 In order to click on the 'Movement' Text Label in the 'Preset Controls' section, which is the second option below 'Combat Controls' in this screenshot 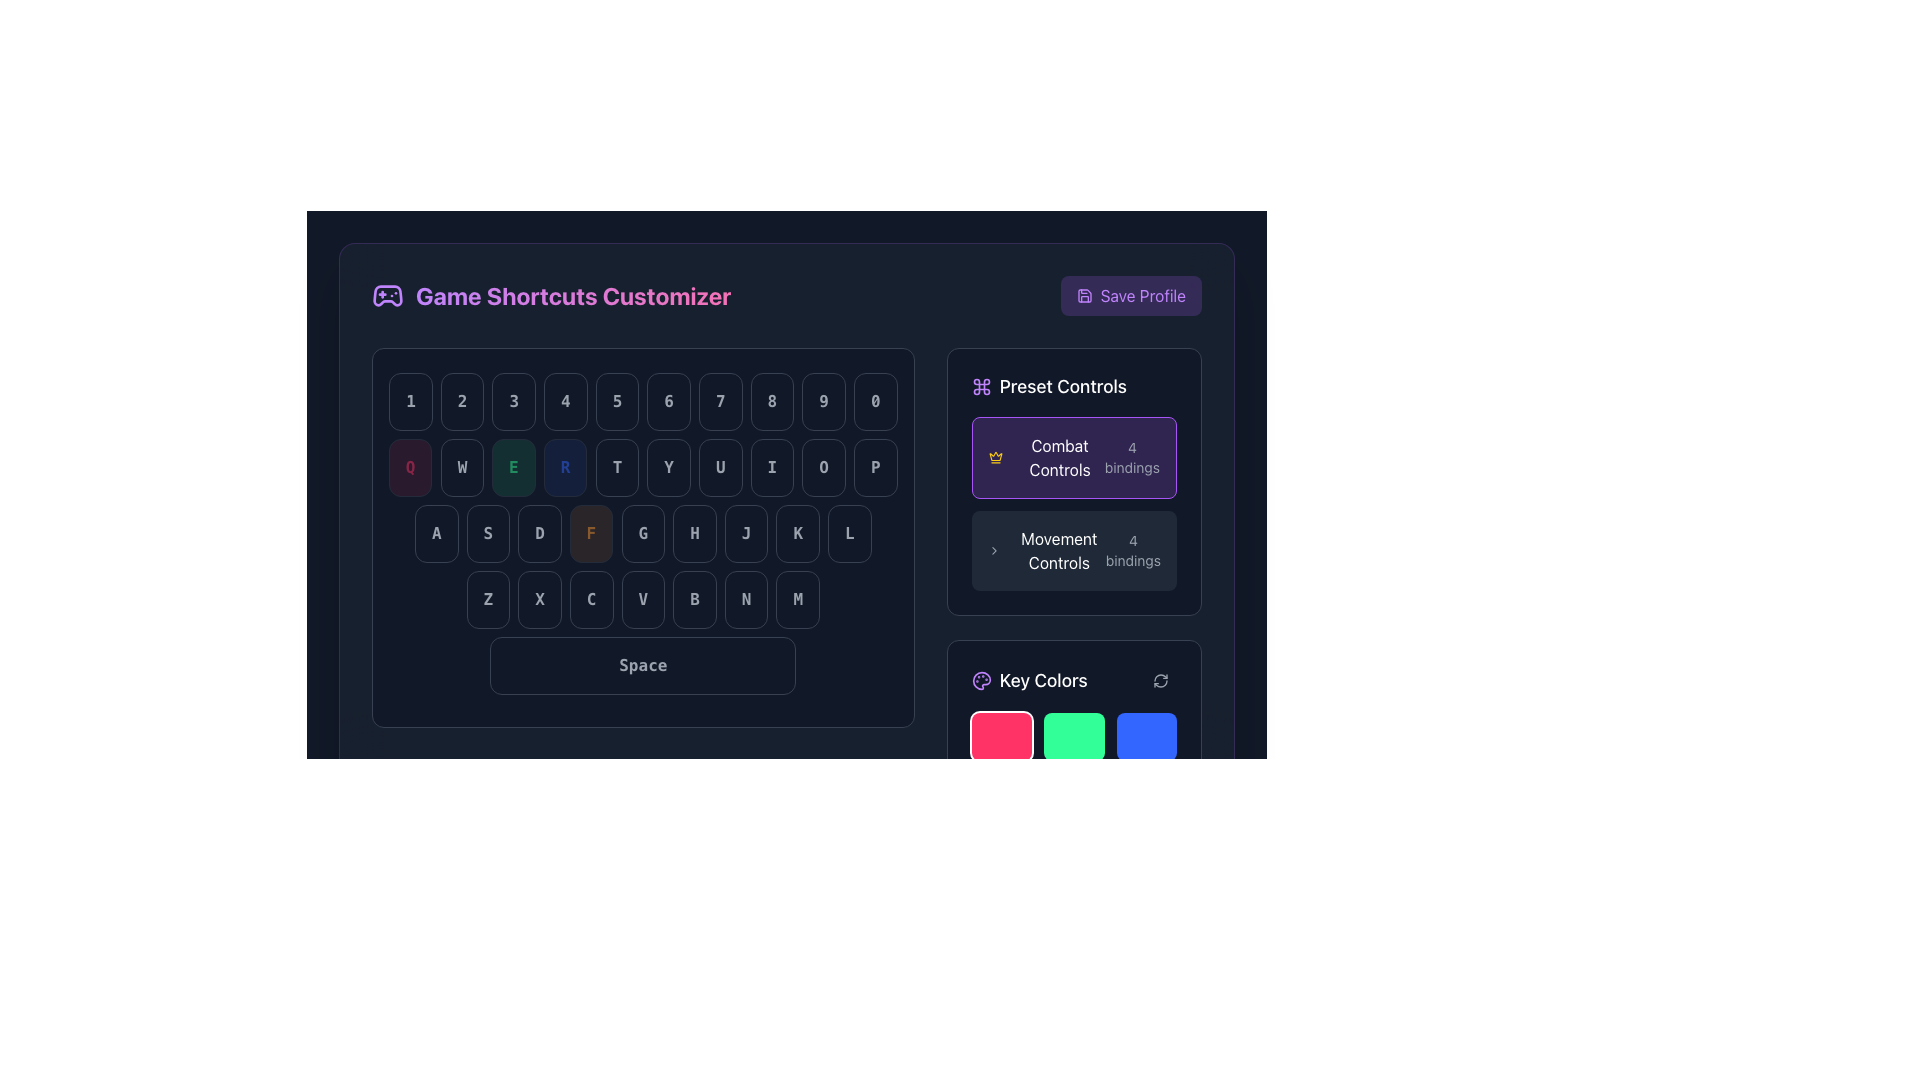, I will do `click(1058, 551)`.